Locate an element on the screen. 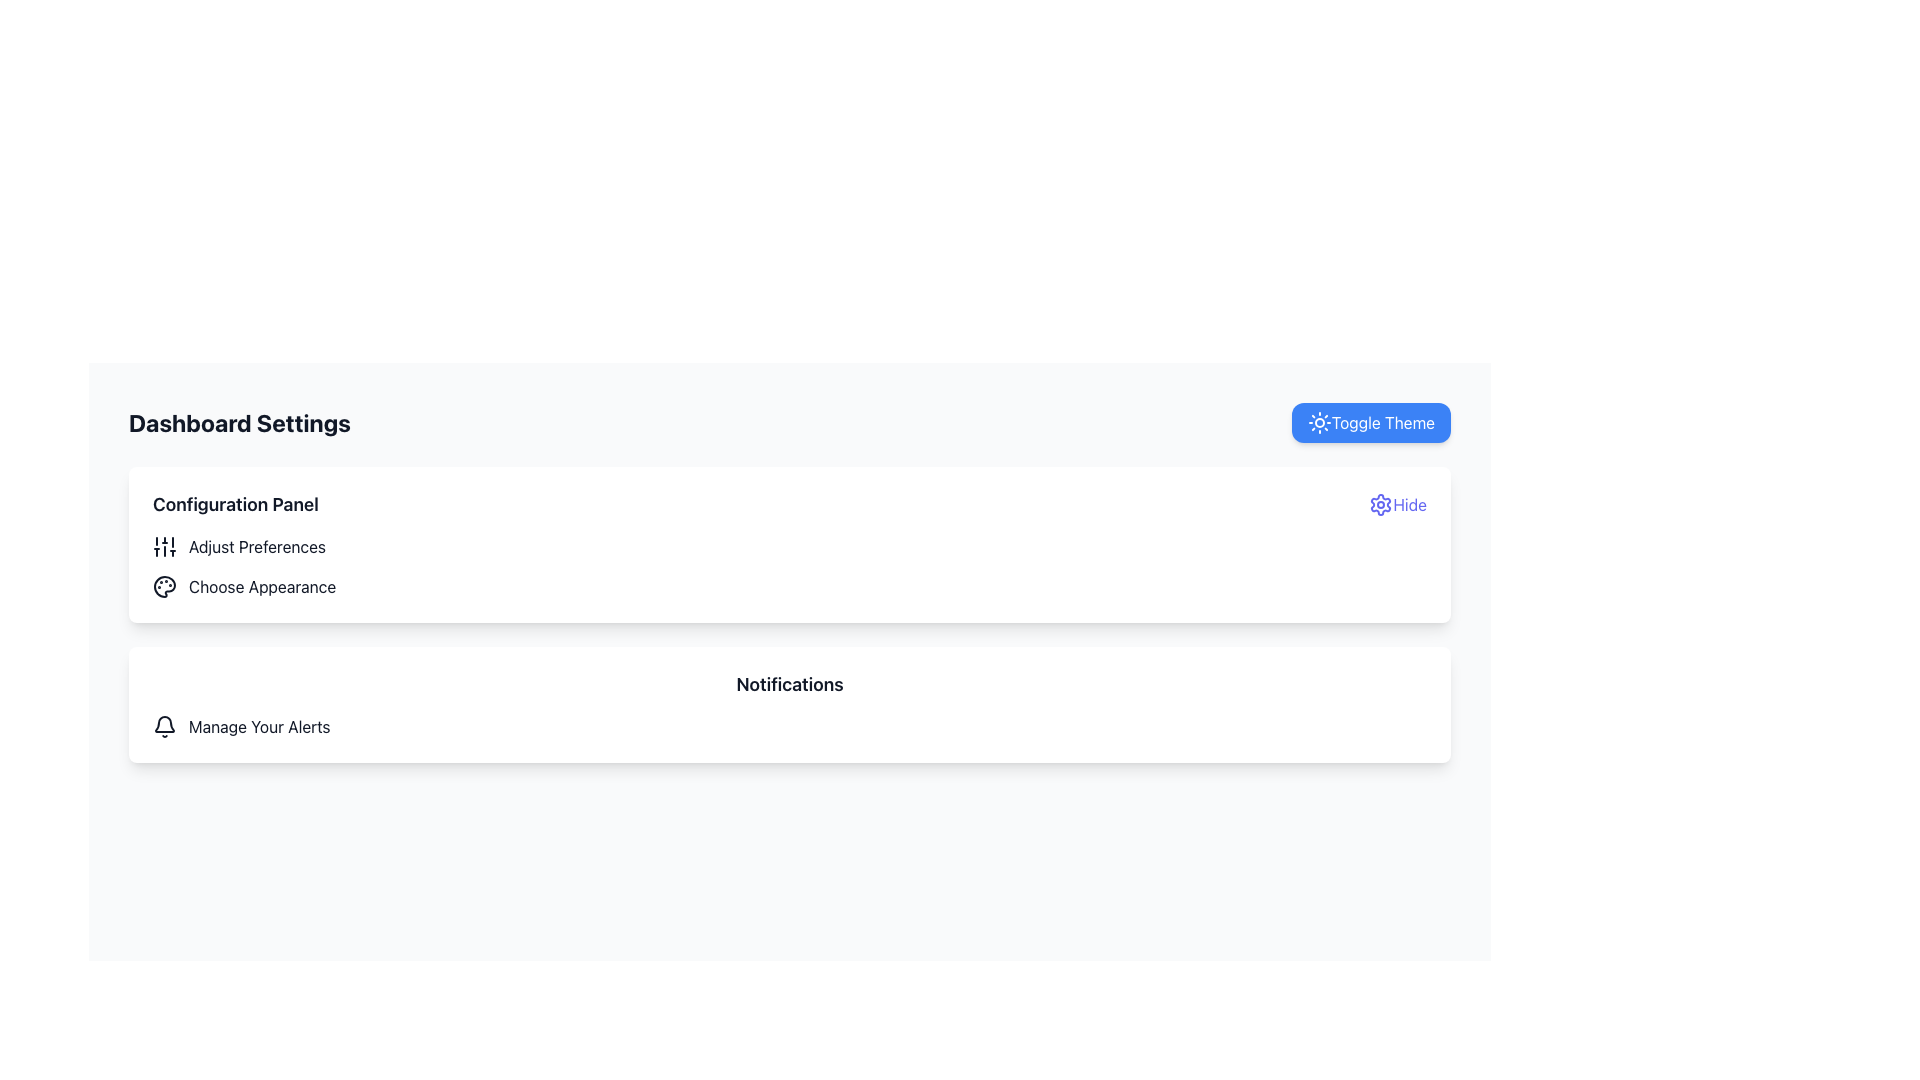 Image resolution: width=1920 pixels, height=1080 pixels. the painter's palette icon in the 'Choose Appearance' section of the 'Configuration Panel' is located at coordinates (164, 585).